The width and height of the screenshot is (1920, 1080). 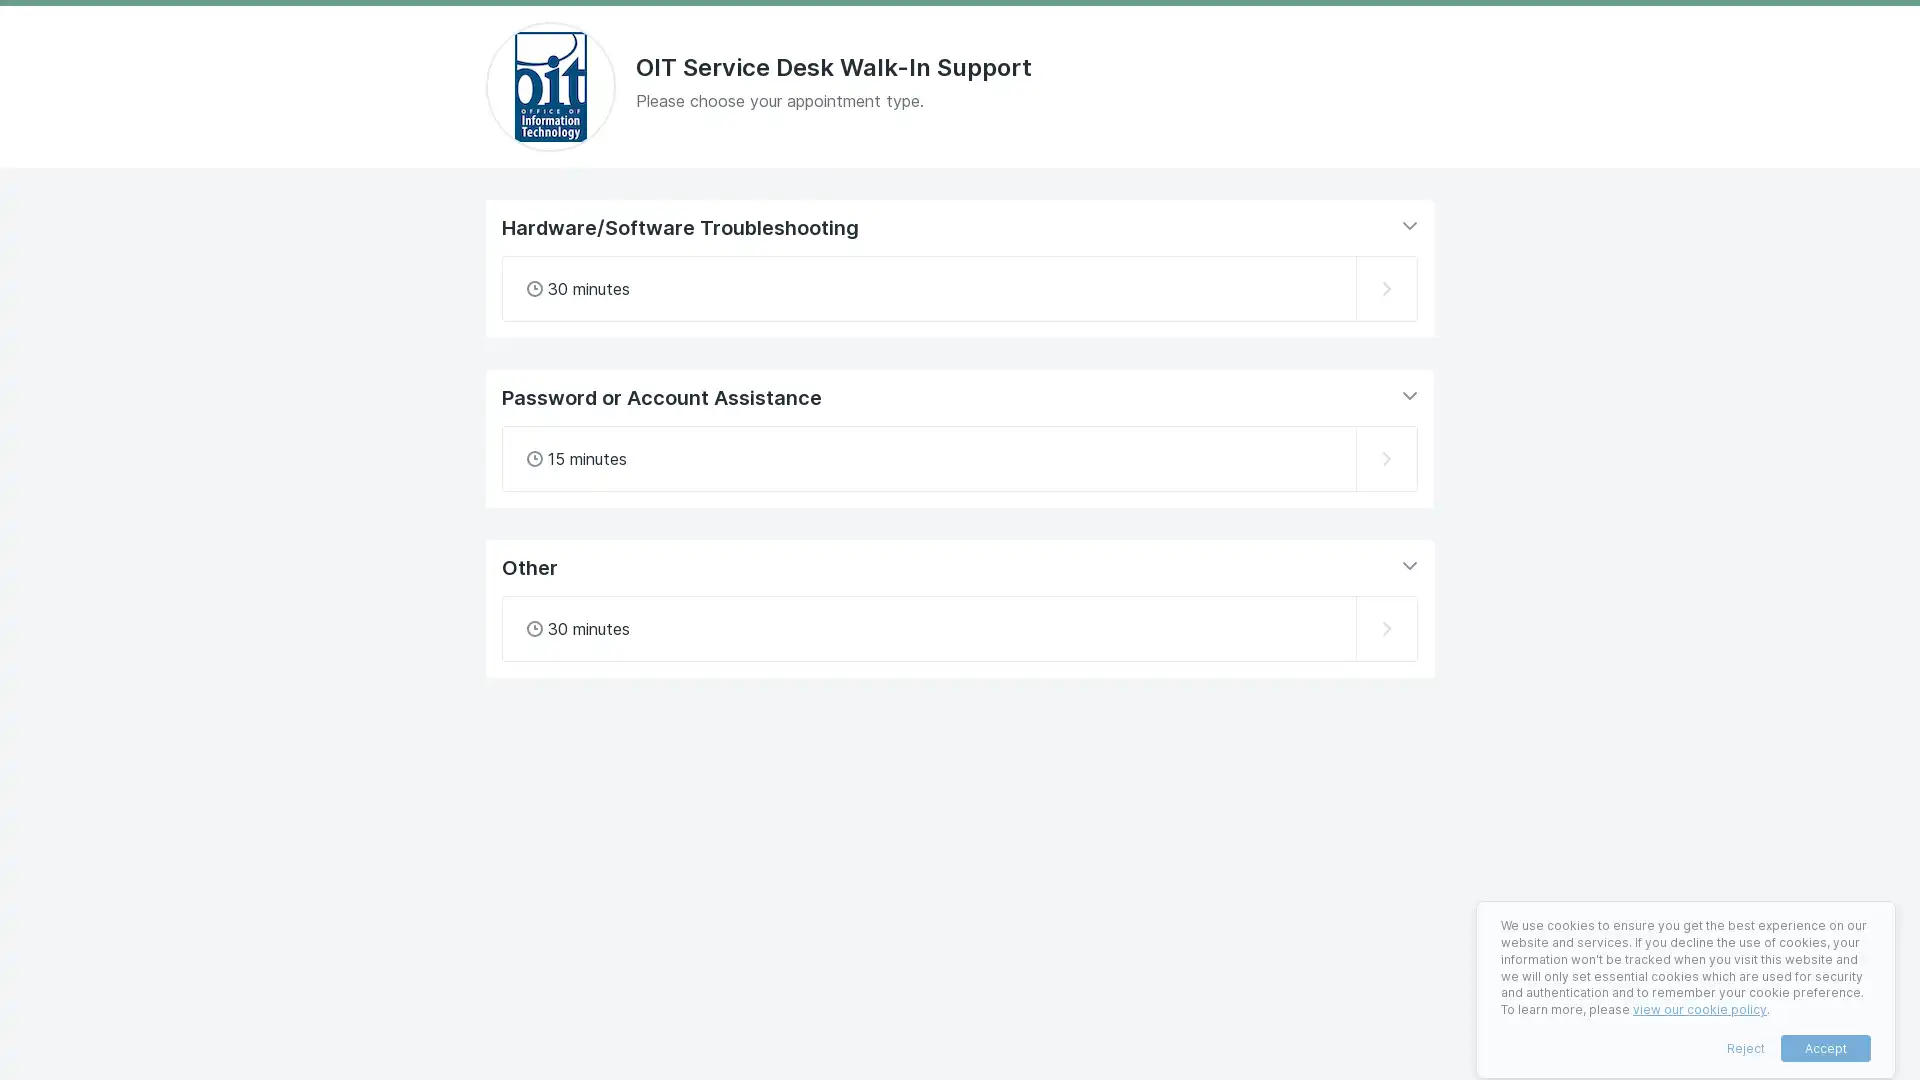 What do you see at coordinates (960, 627) in the screenshot?
I see `Select Other` at bounding box center [960, 627].